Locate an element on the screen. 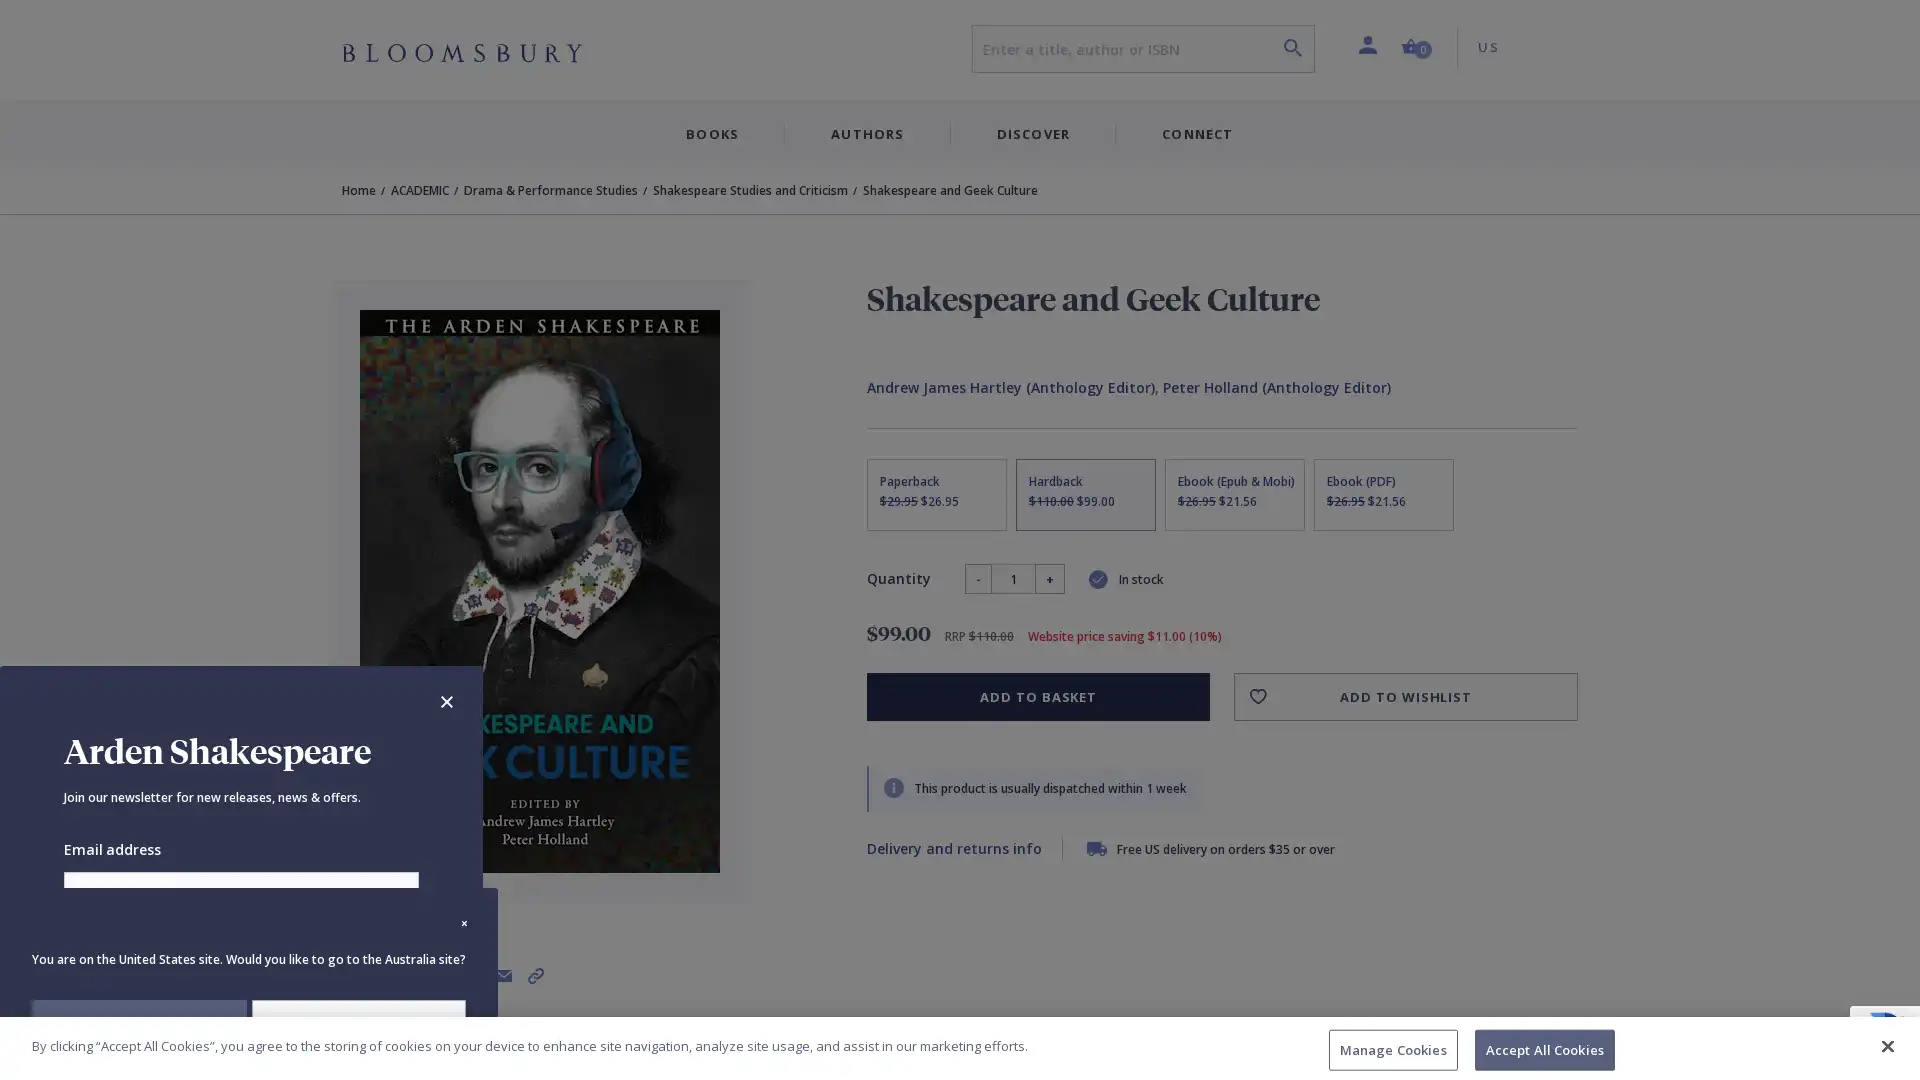  Manage Cookies is located at coordinates (1391, 1048).